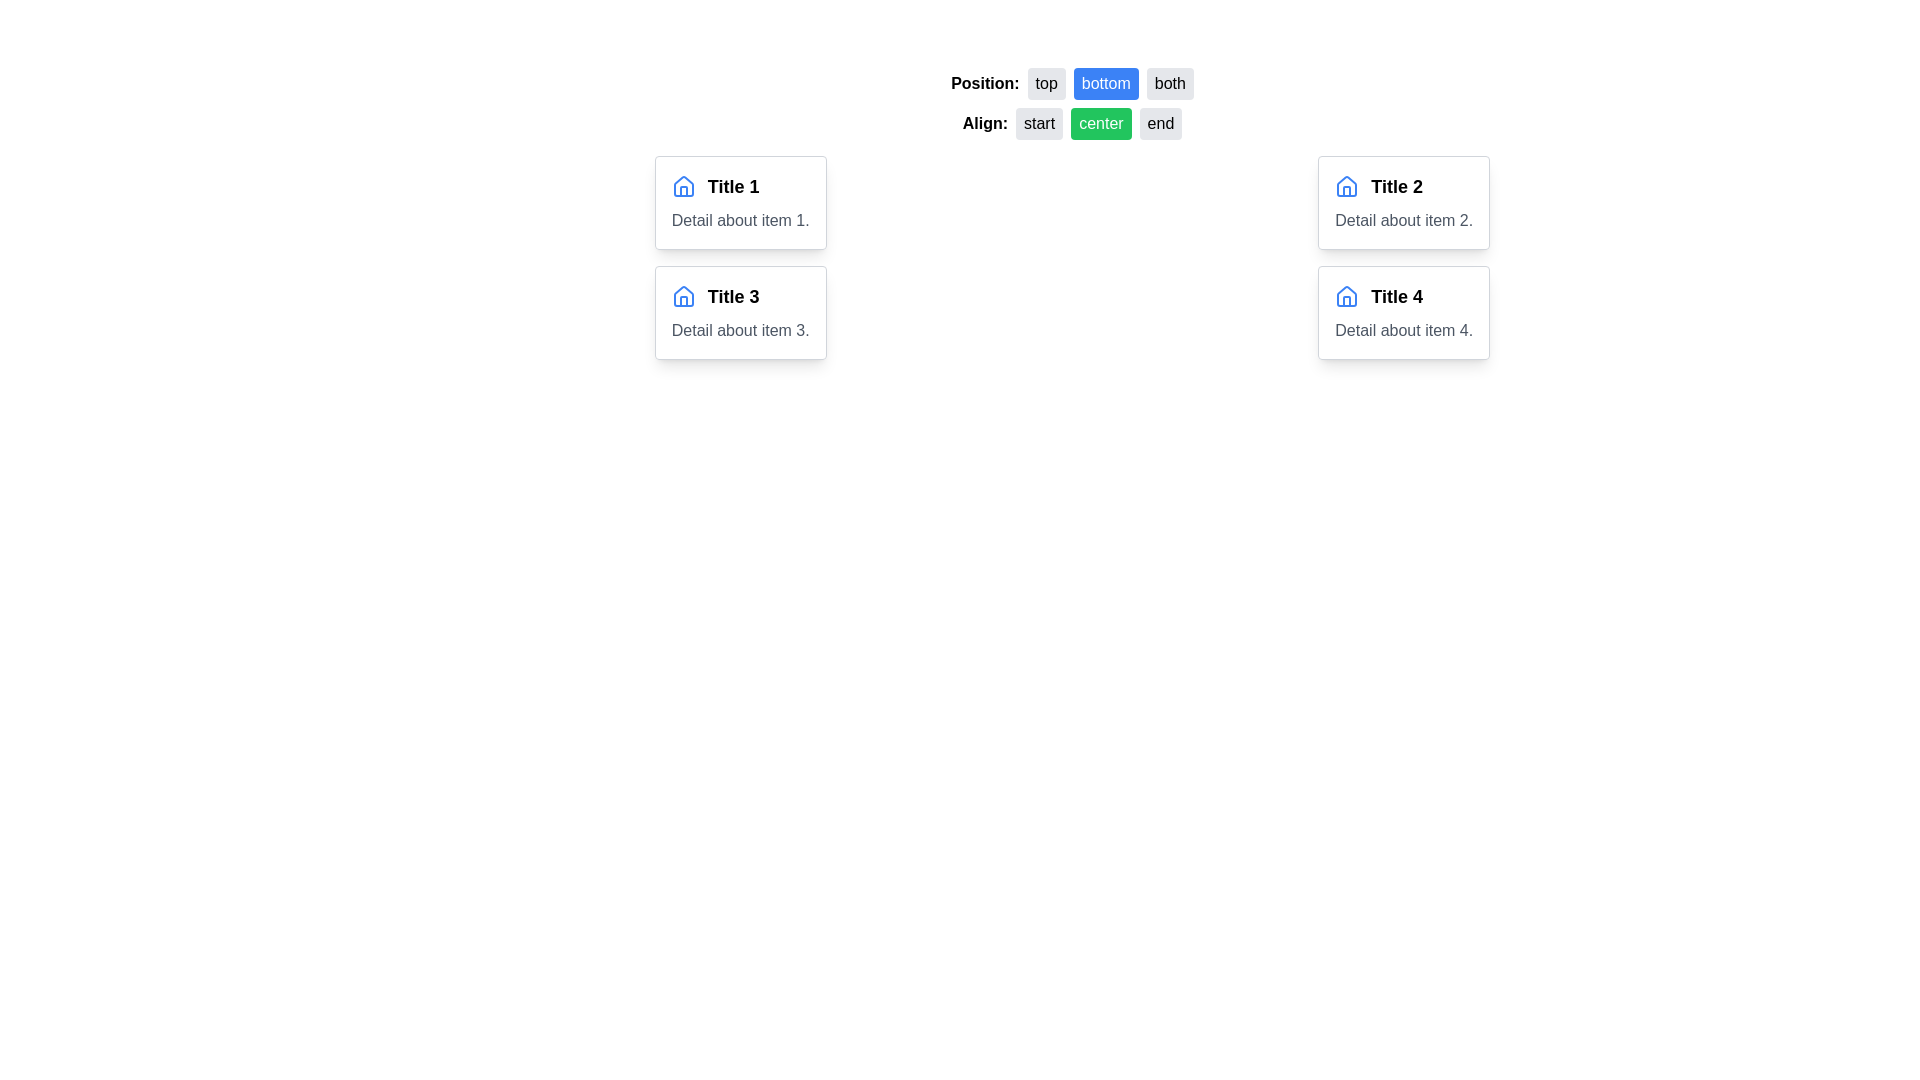  What do you see at coordinates (1347, 297) in the screenshot?
I see `the blue house icon located to the left of the text labeled 'Title 4'` at bounding box center [1347, 297].